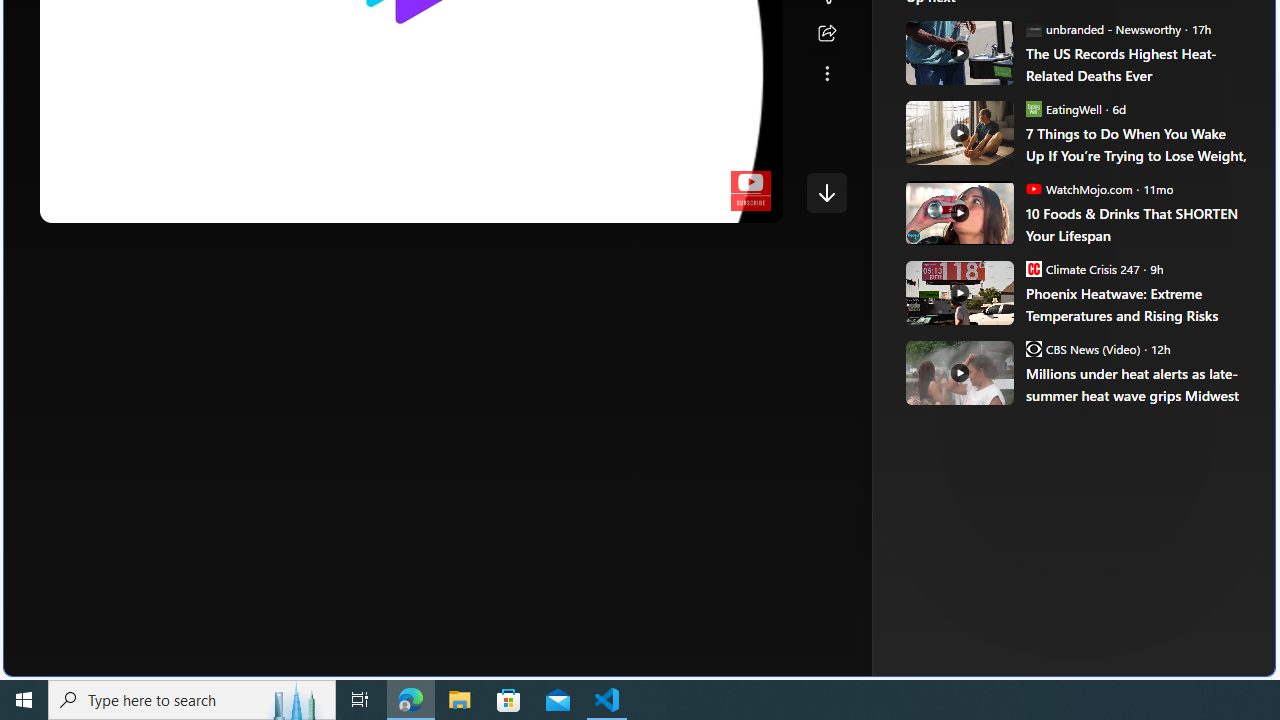  Describe the element at coordinates (1062, 108) in the screenshot. I see `'EatingWell EatingWell'` at that location.